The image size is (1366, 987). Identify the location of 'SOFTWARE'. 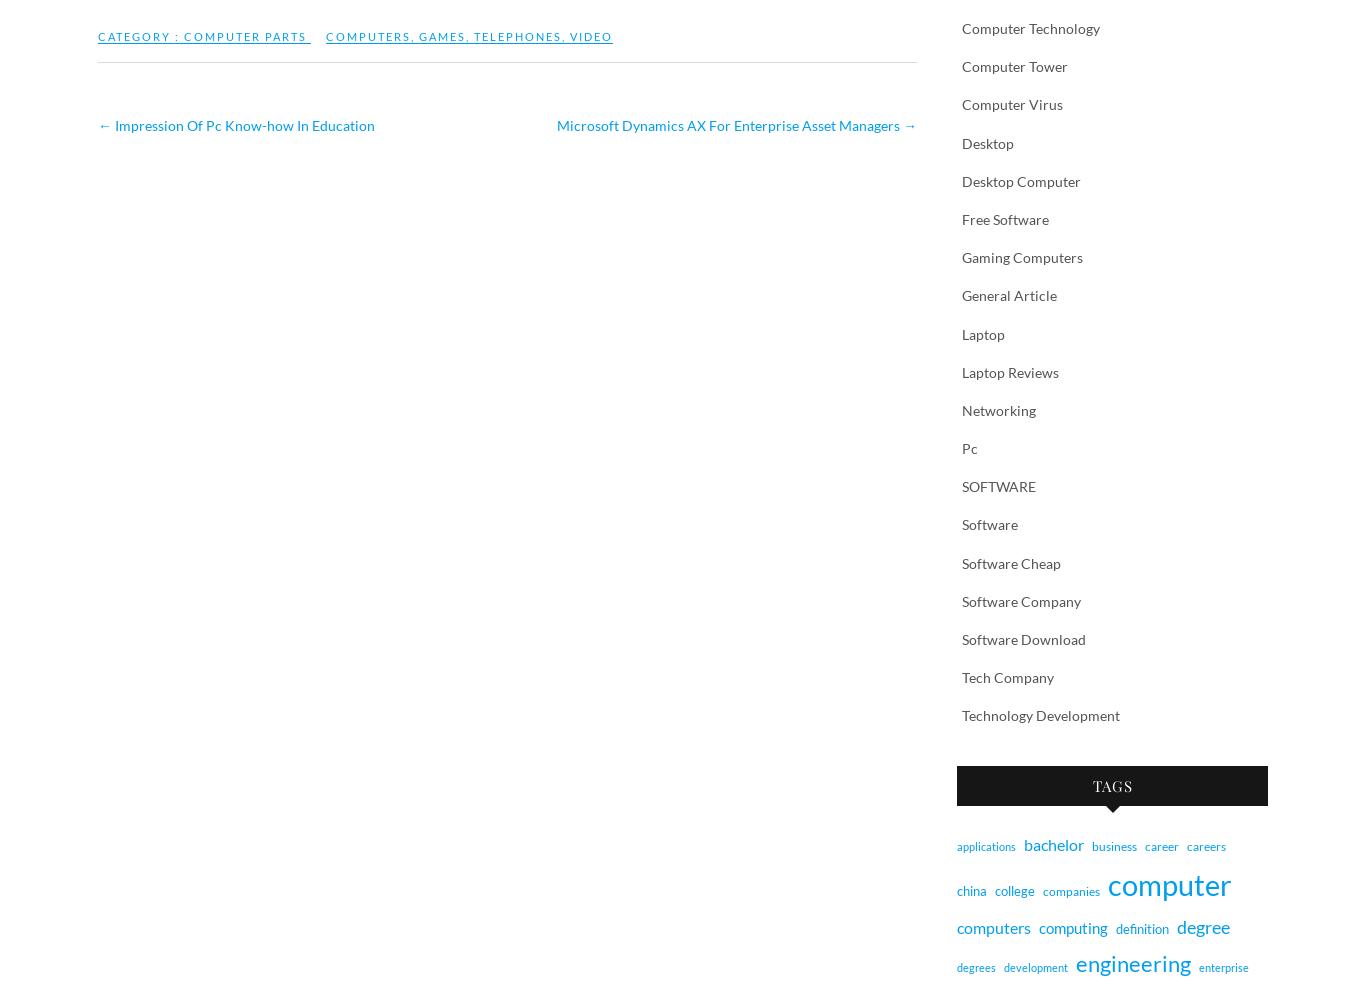
(998, 485).